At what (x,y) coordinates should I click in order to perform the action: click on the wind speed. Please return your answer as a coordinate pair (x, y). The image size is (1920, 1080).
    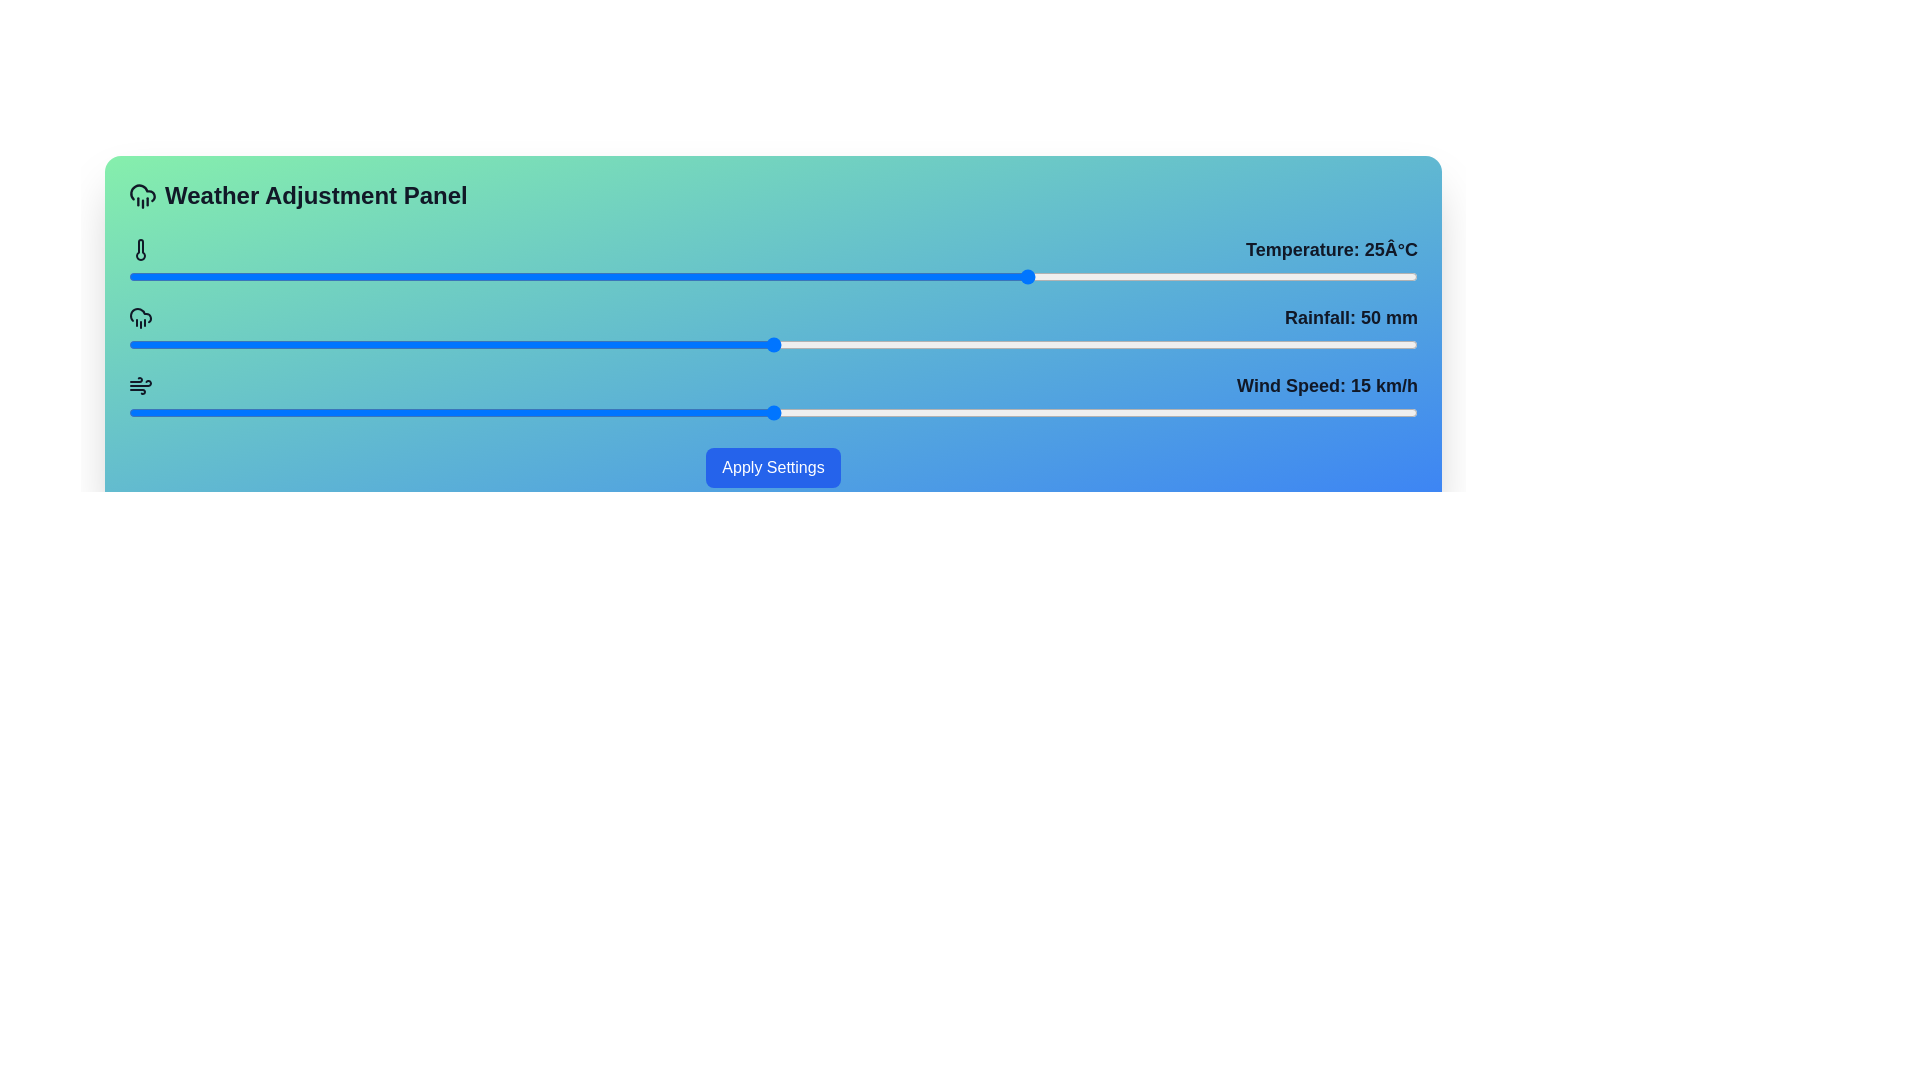
    Looking at the image, I should click on (386, 411).